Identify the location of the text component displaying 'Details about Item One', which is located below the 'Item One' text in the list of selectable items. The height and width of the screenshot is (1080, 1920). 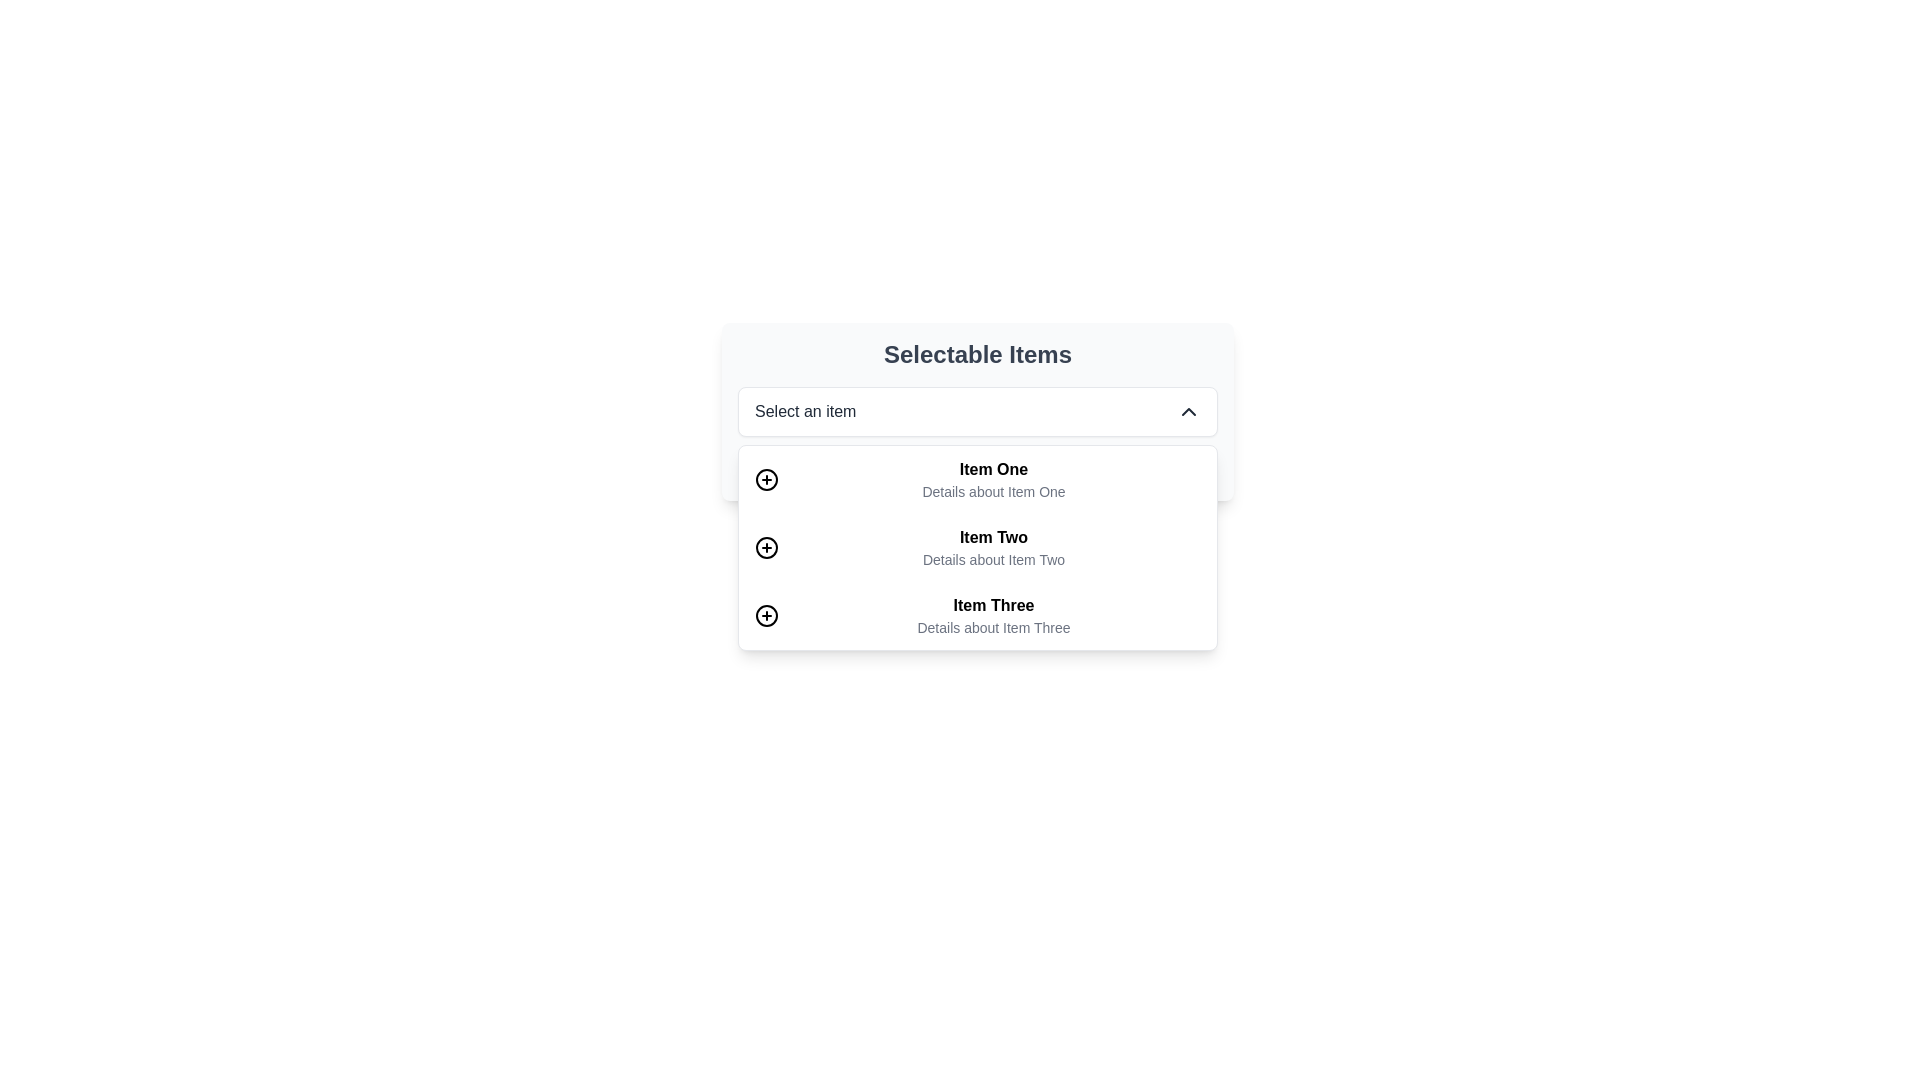
(993, 492).